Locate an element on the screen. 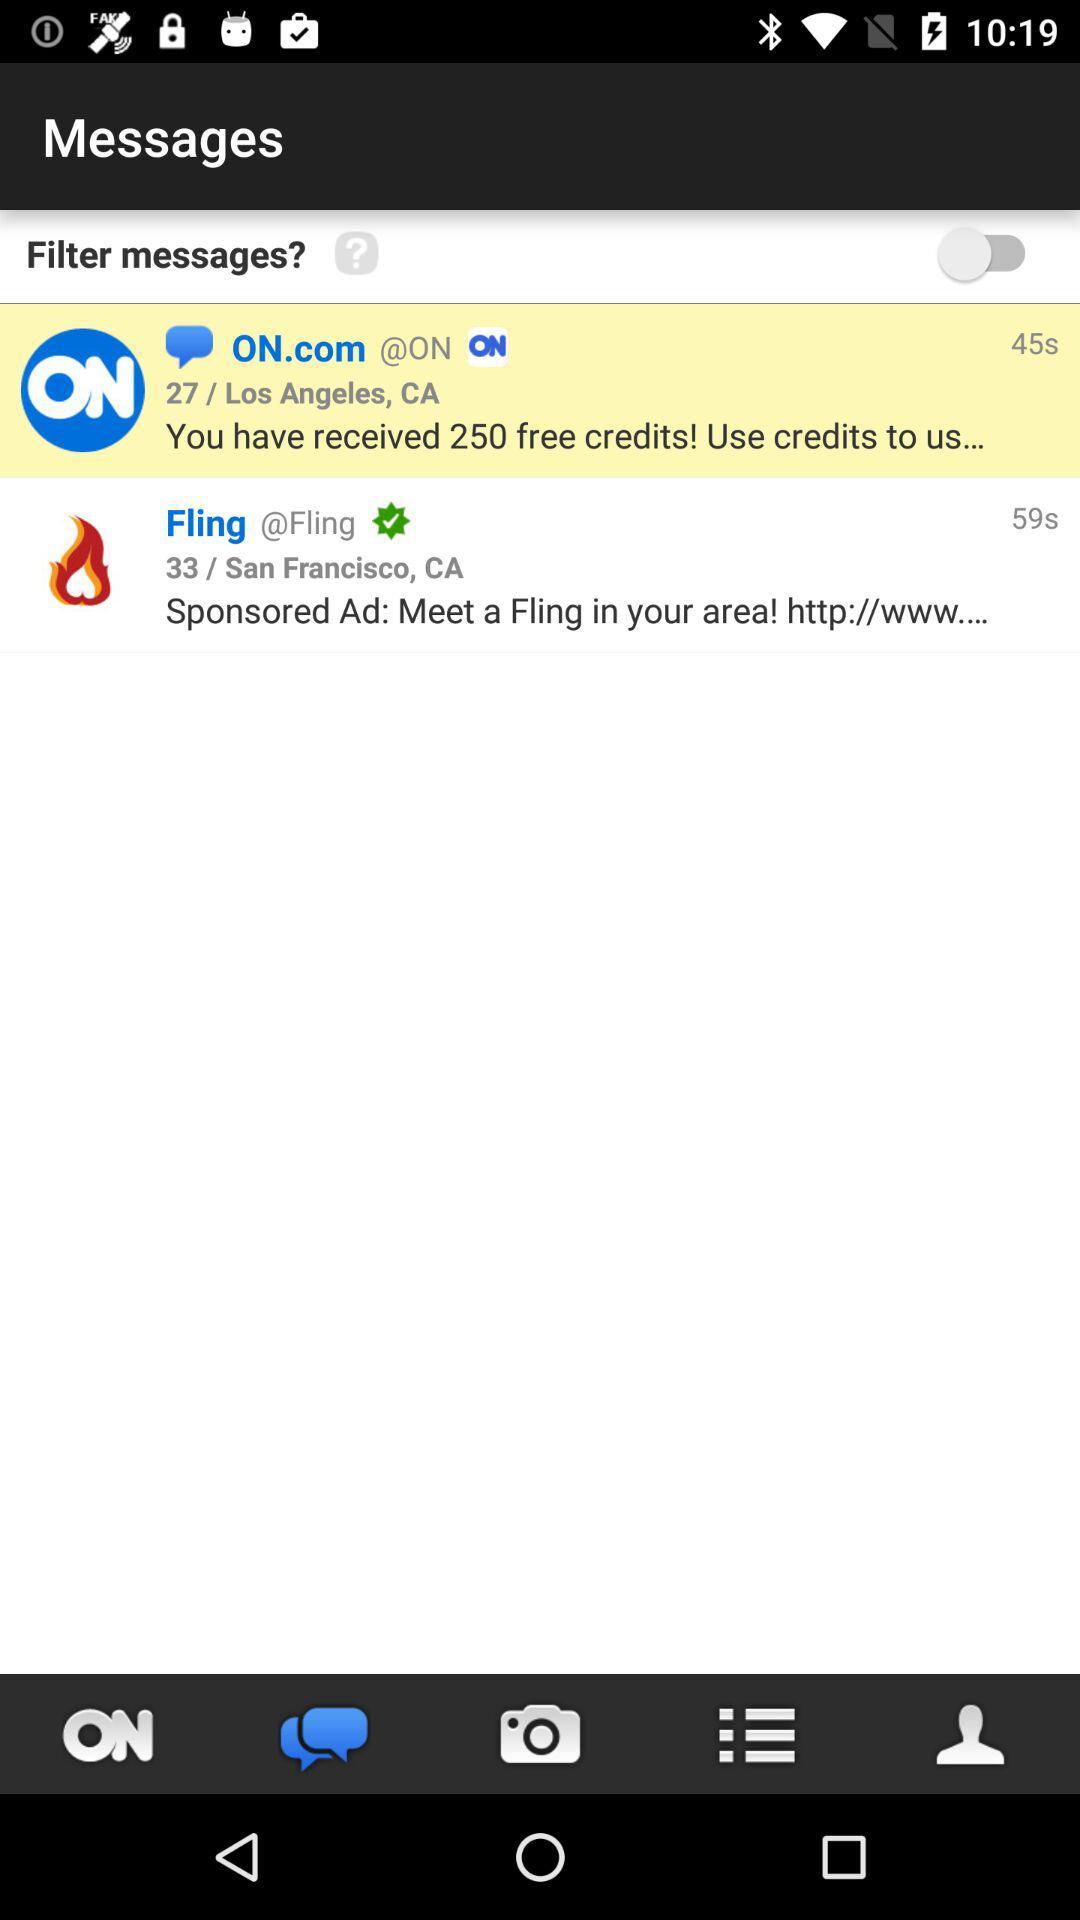 Image resolution: width=1080 pixels, height=1920 pixels. the menu bar is located at coordinates (756, 1733).